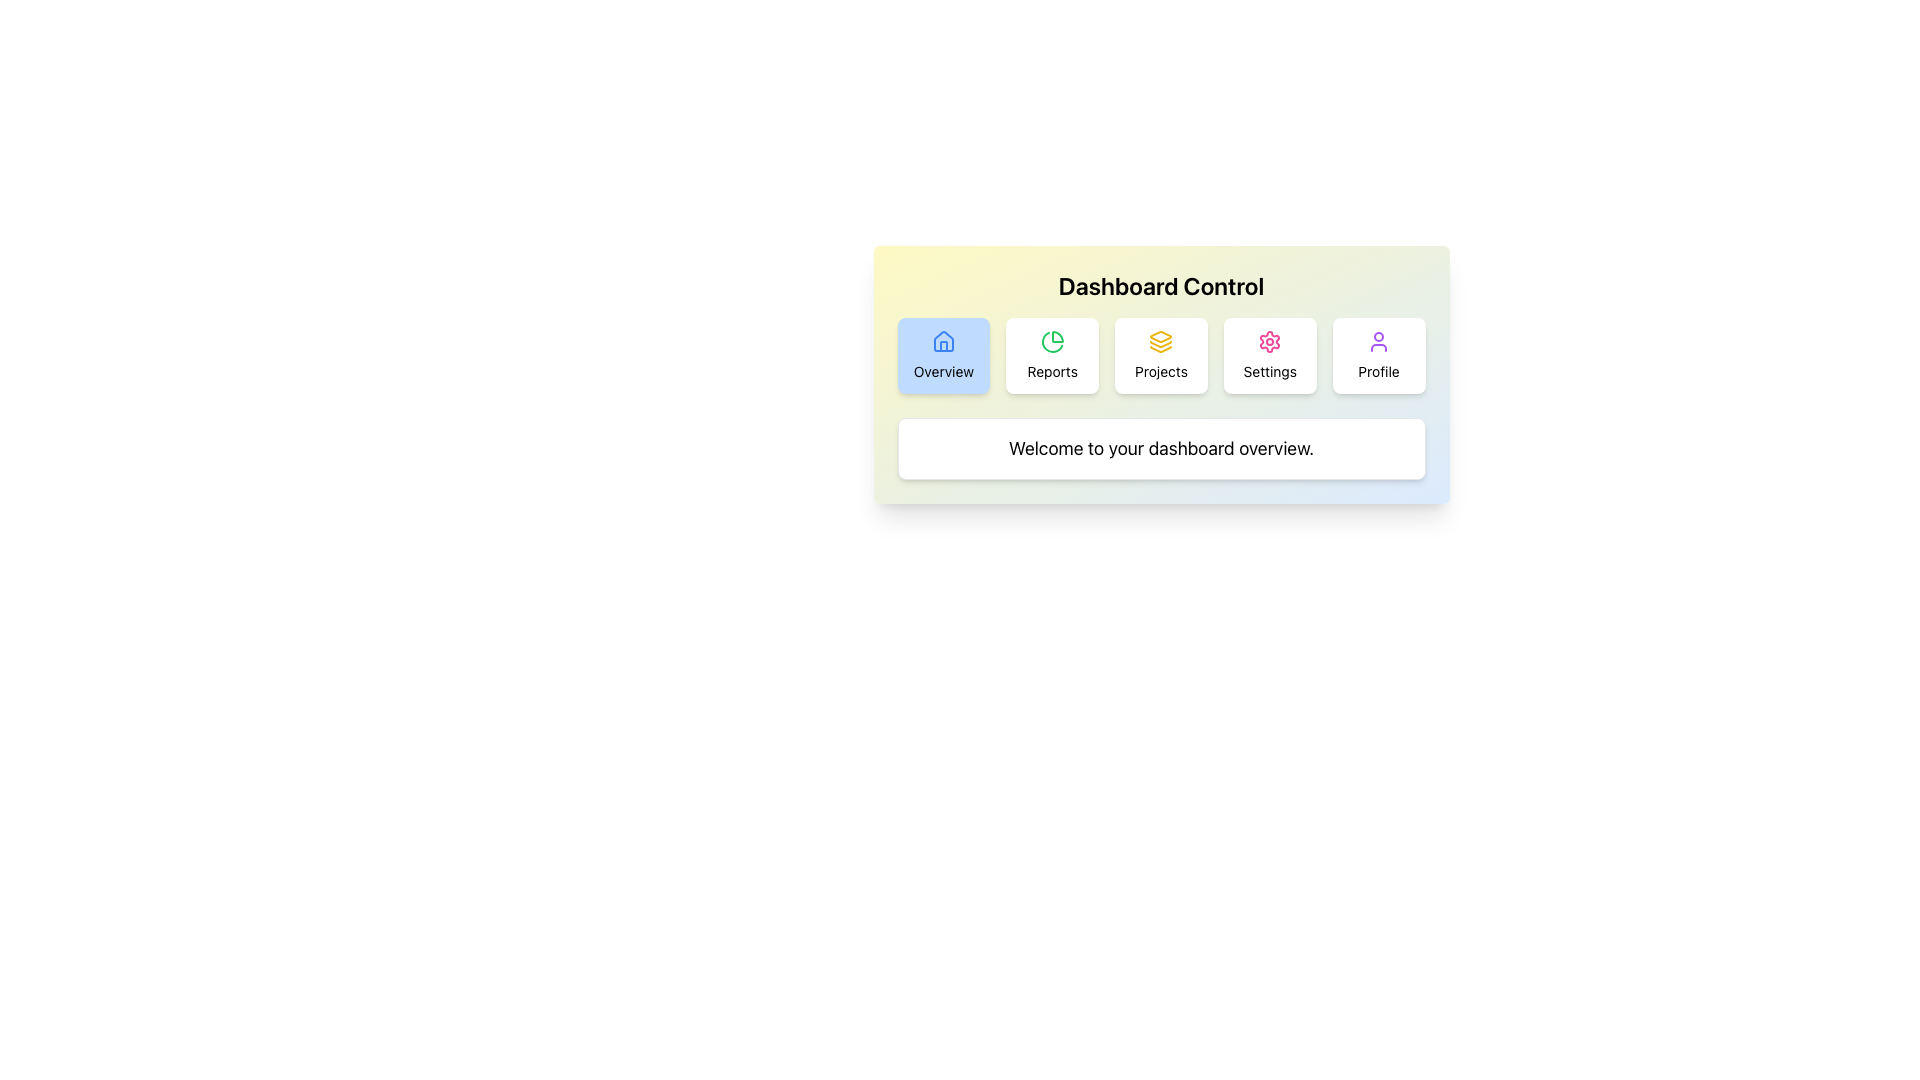  What do you see at coordinates (1269, 341) in the screenshot?
I see `the gear icon located centrally within the 'Settings' button on the horizontal navigation bar` at bounding box center [1269, 341].